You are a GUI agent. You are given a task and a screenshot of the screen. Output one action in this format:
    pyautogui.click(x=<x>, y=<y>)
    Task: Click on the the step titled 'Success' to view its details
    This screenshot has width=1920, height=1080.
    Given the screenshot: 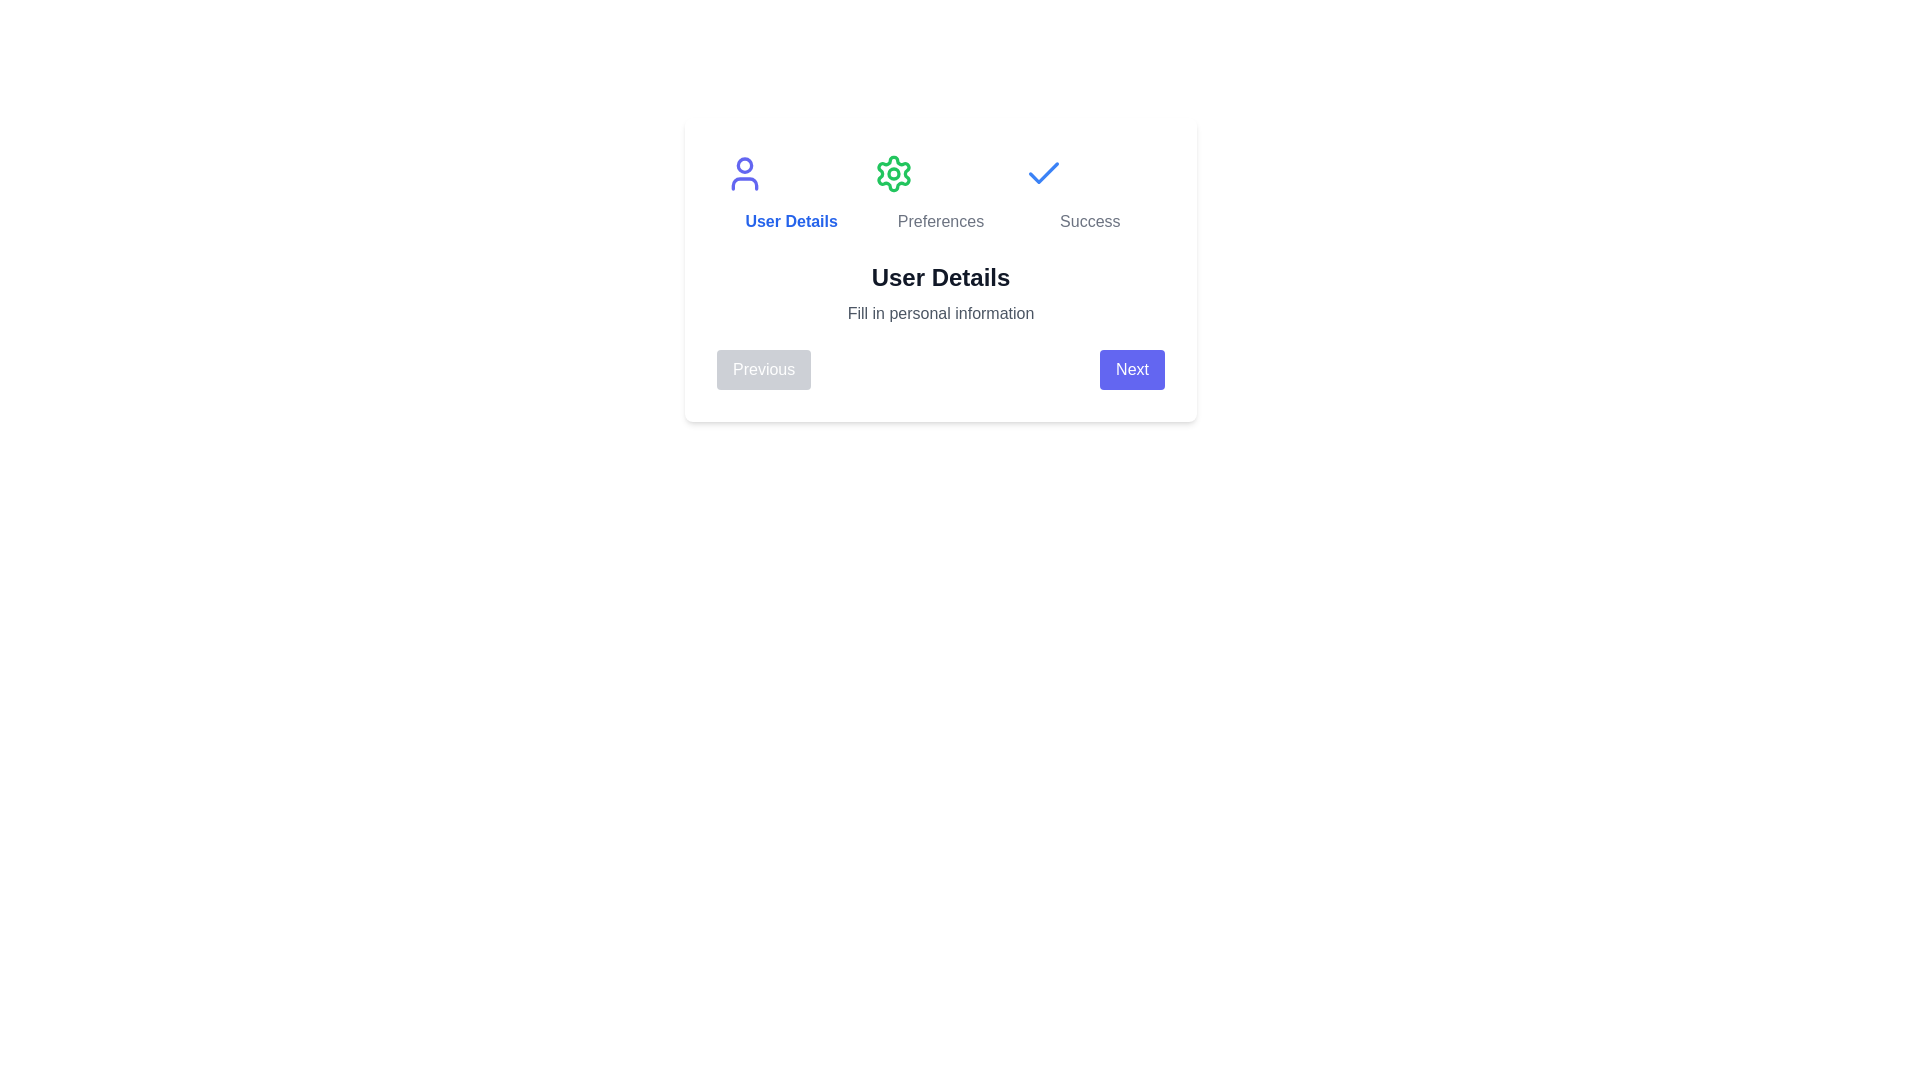 What is the action you would take?
    pyautogui.click(x=1089, y=193)
    